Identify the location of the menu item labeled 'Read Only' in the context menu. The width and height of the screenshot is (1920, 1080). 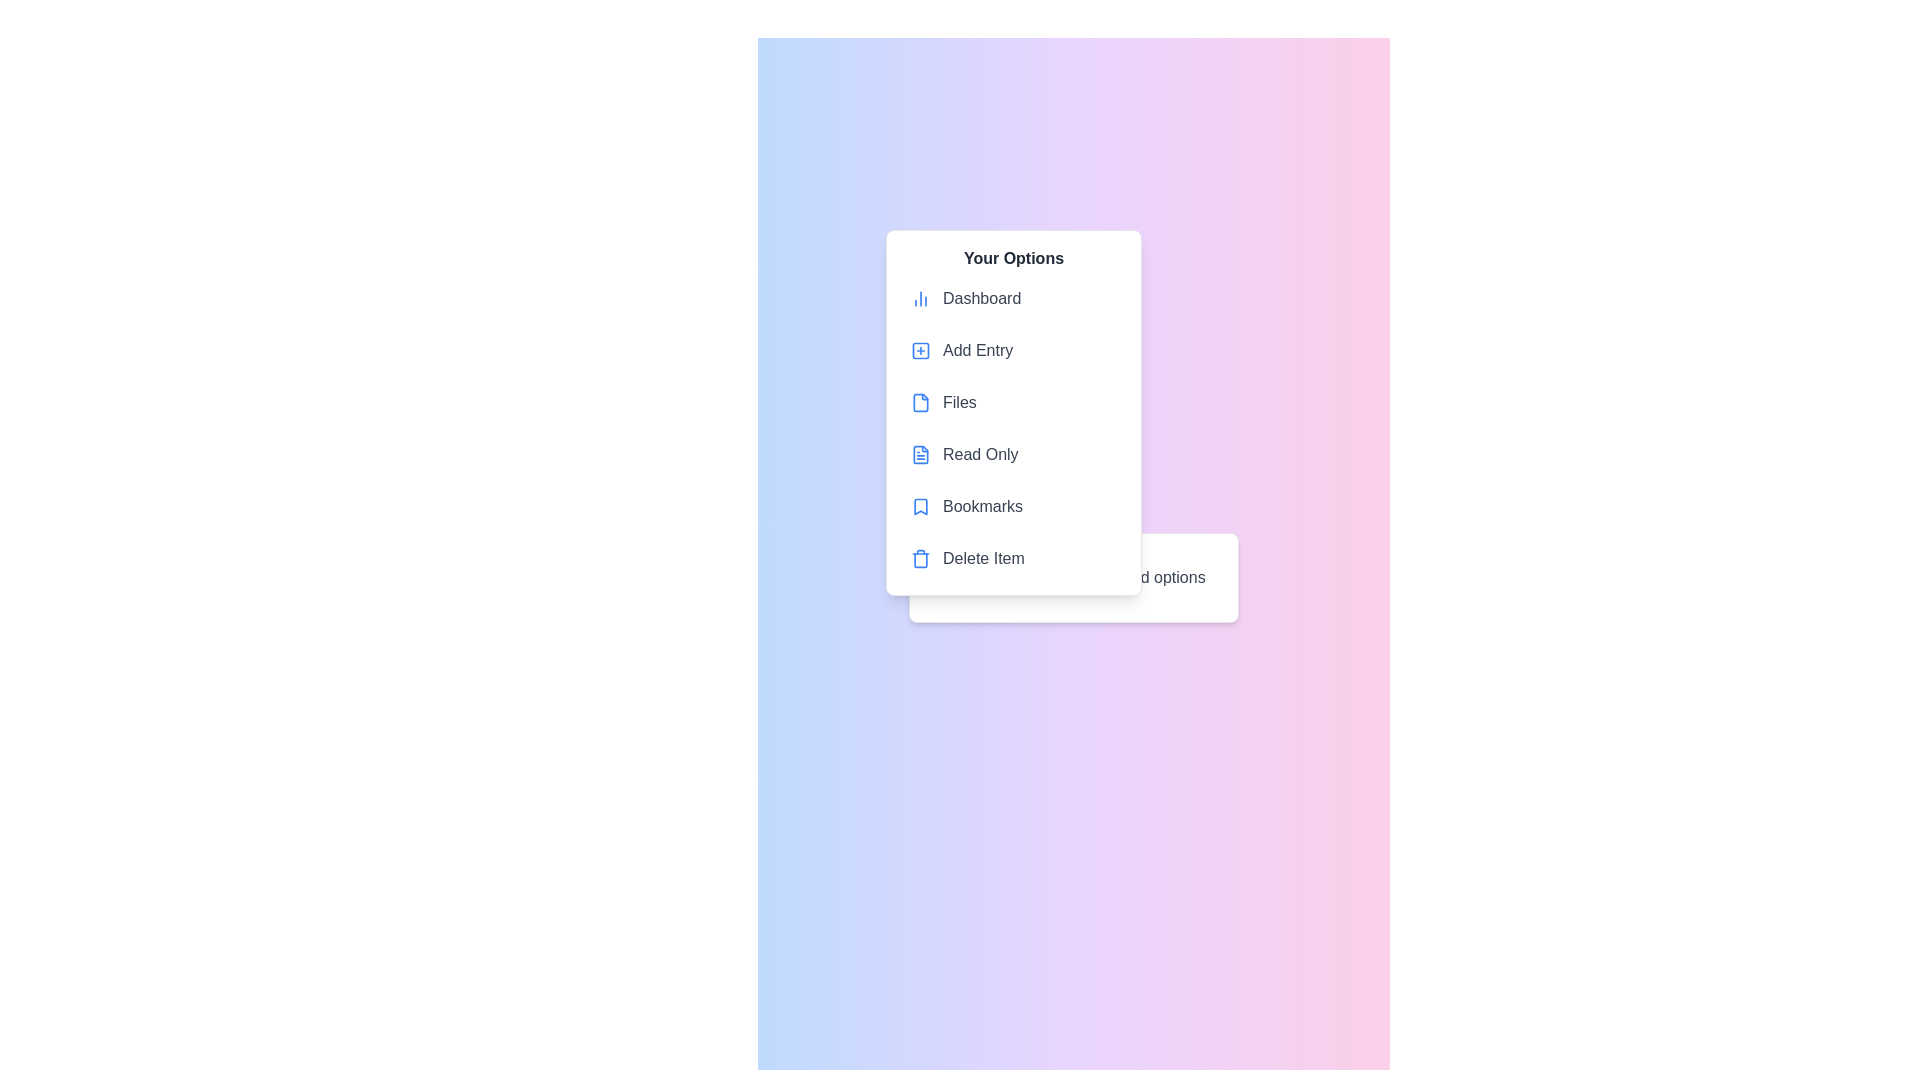
(1013, 455).